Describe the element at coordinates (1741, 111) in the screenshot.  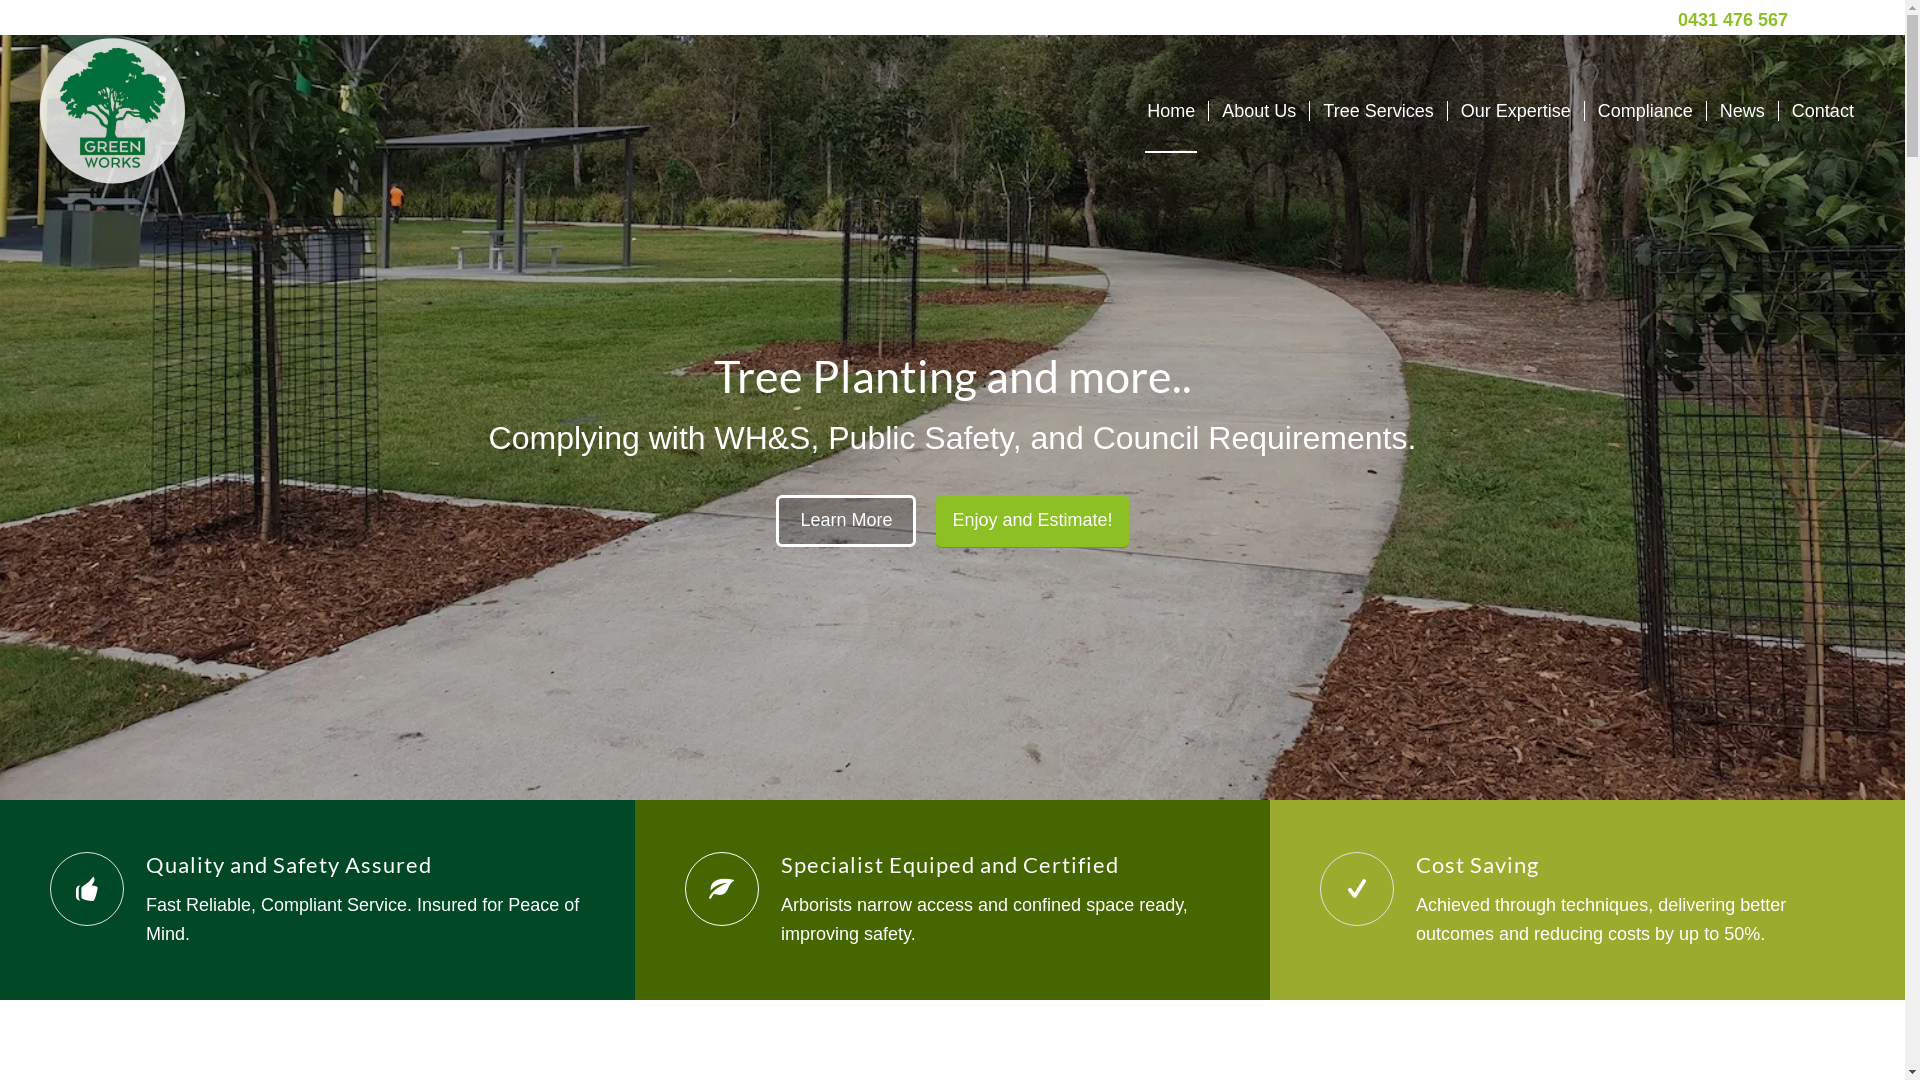
I see `'News'` at that location.